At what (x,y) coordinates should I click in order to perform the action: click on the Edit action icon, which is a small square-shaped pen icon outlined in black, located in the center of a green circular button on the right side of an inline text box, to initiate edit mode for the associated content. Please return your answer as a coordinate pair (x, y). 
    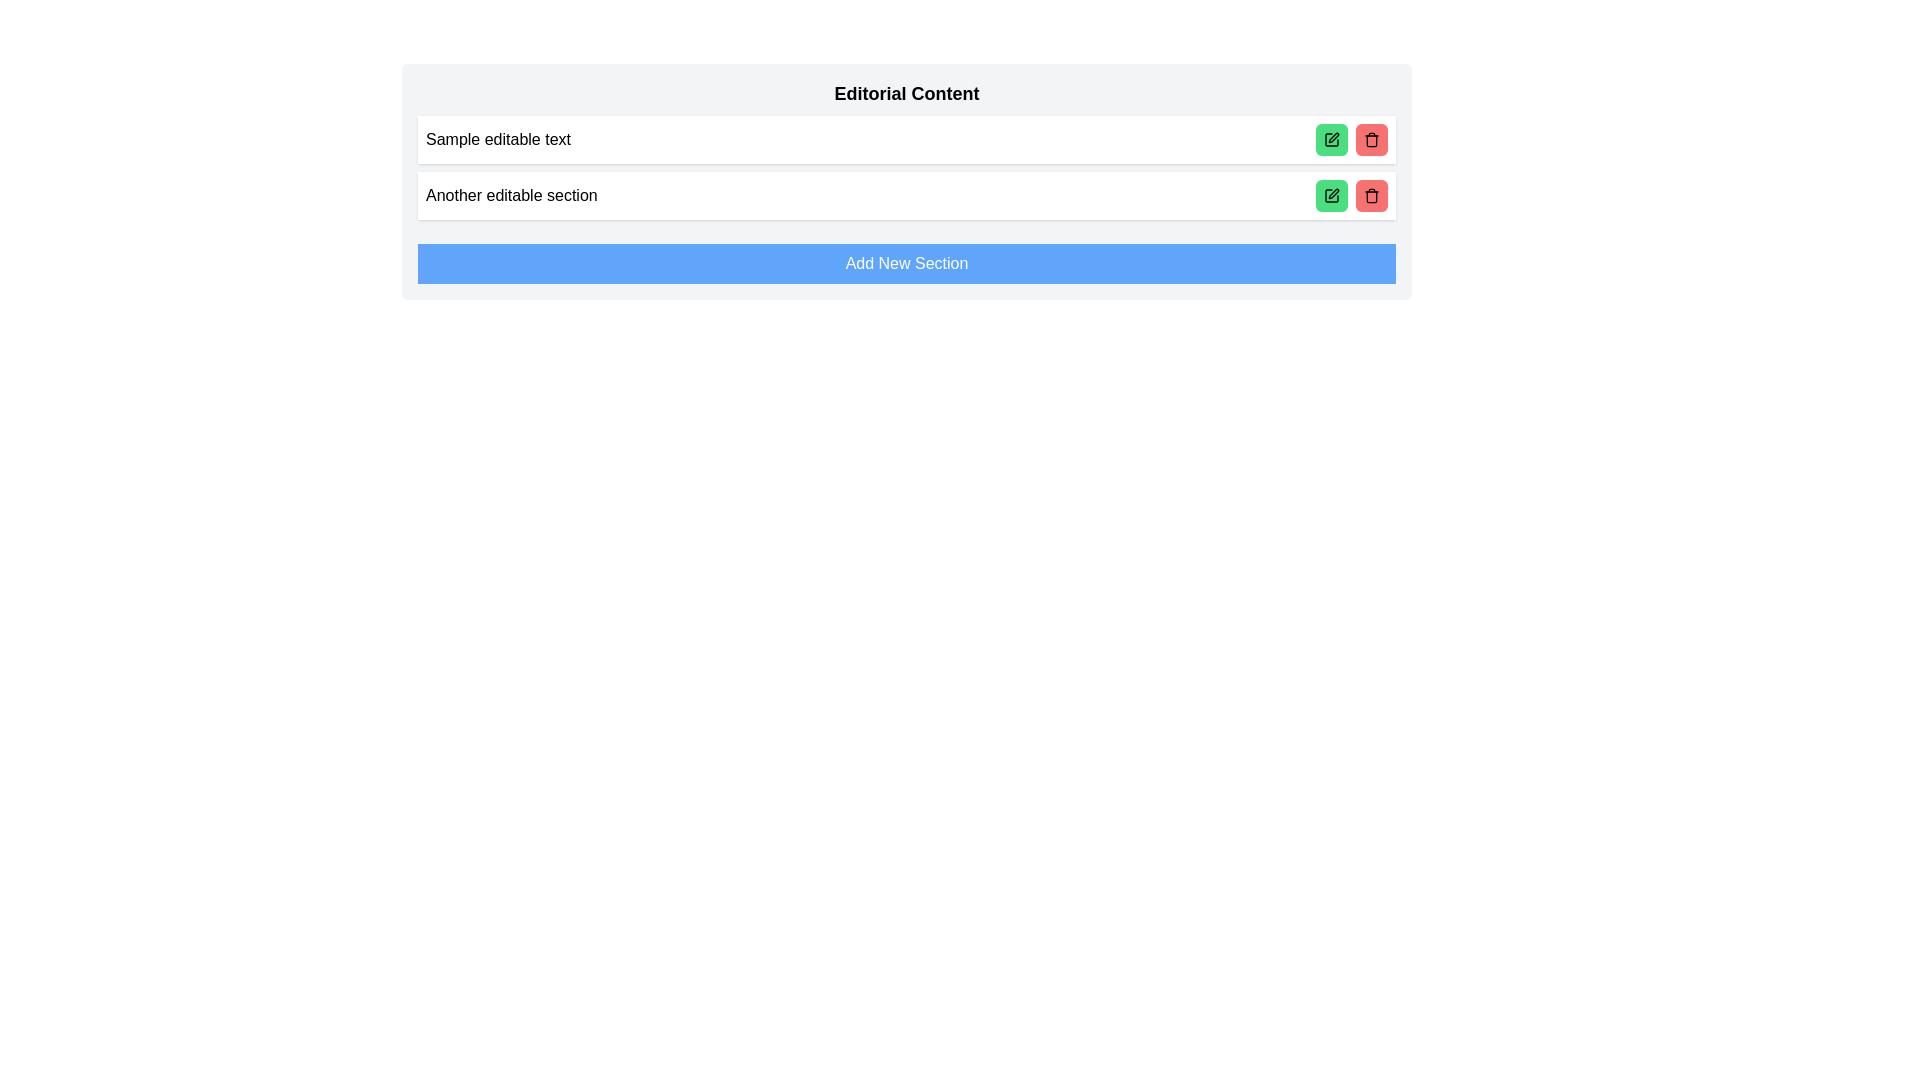
    Looking at the image, I should click on (1331, 138).